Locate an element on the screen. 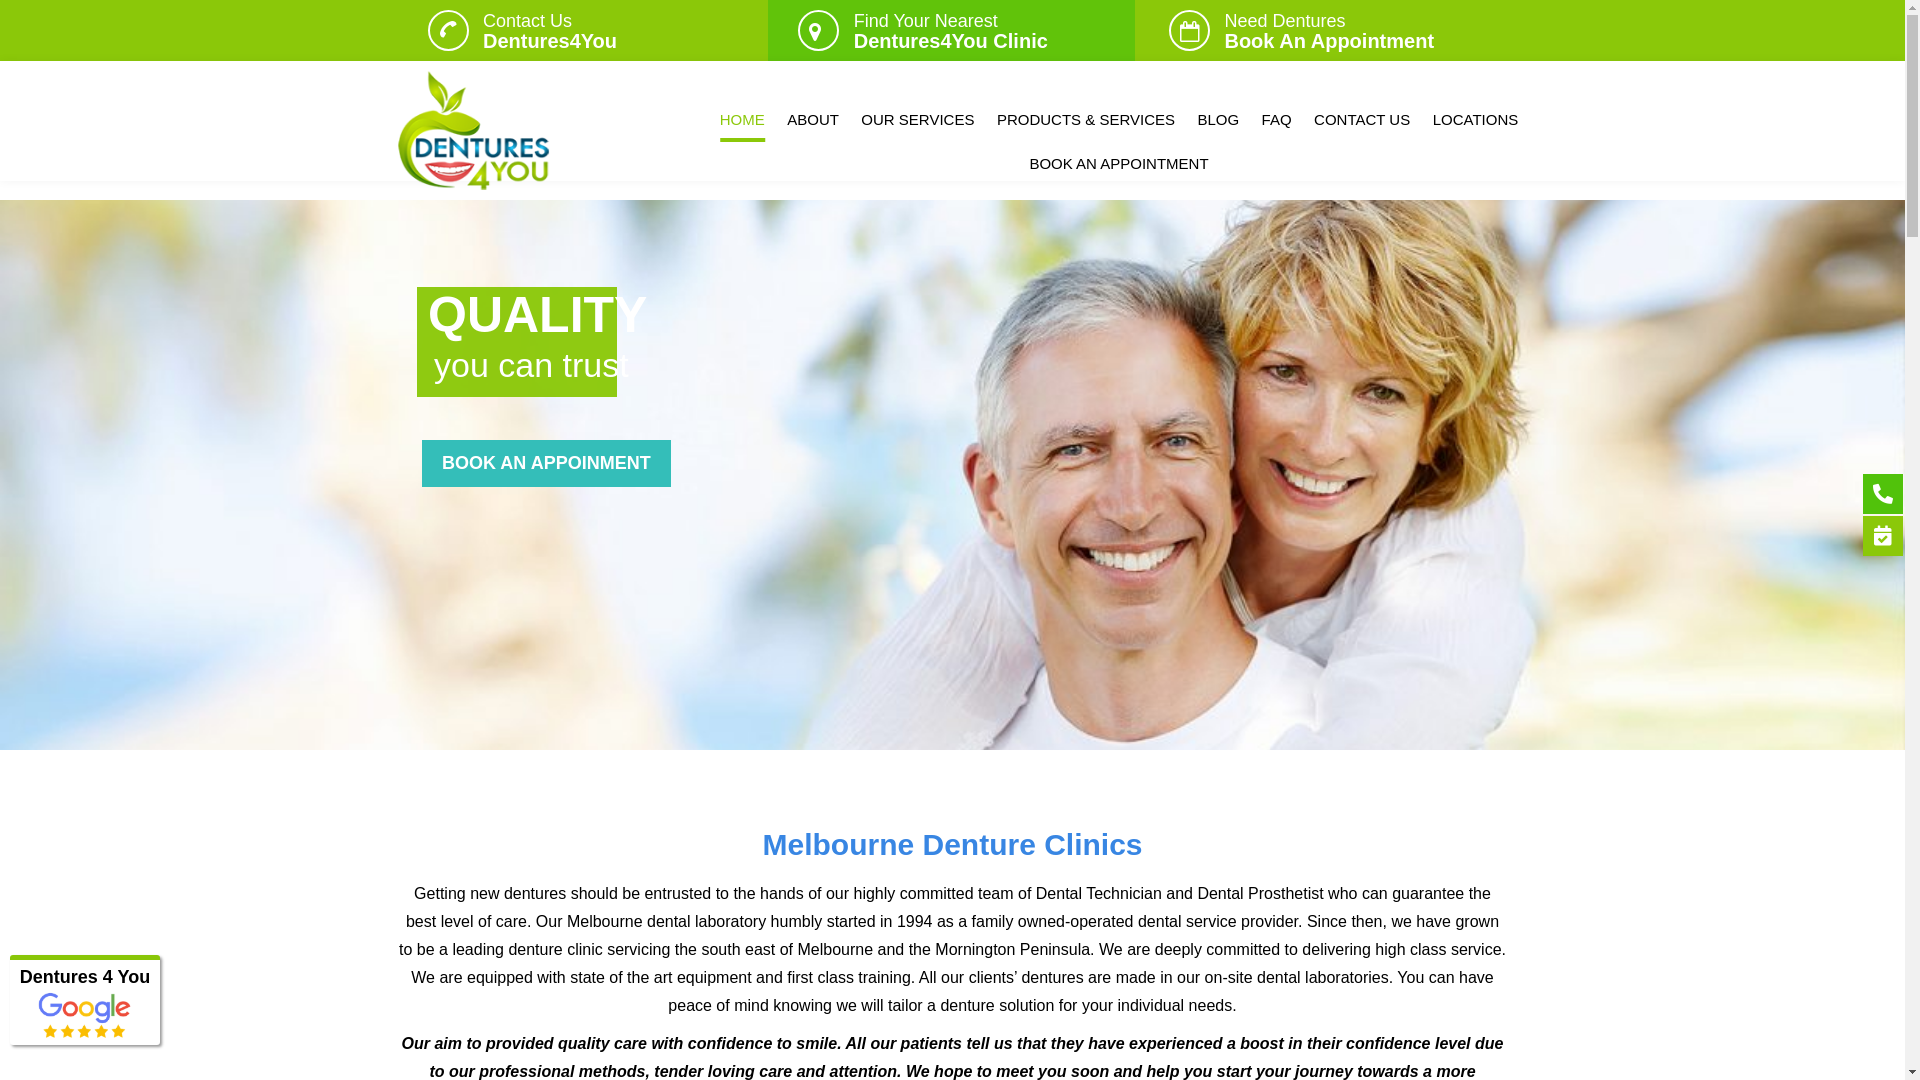  'Contact Us is located at coordinates (550, 30).